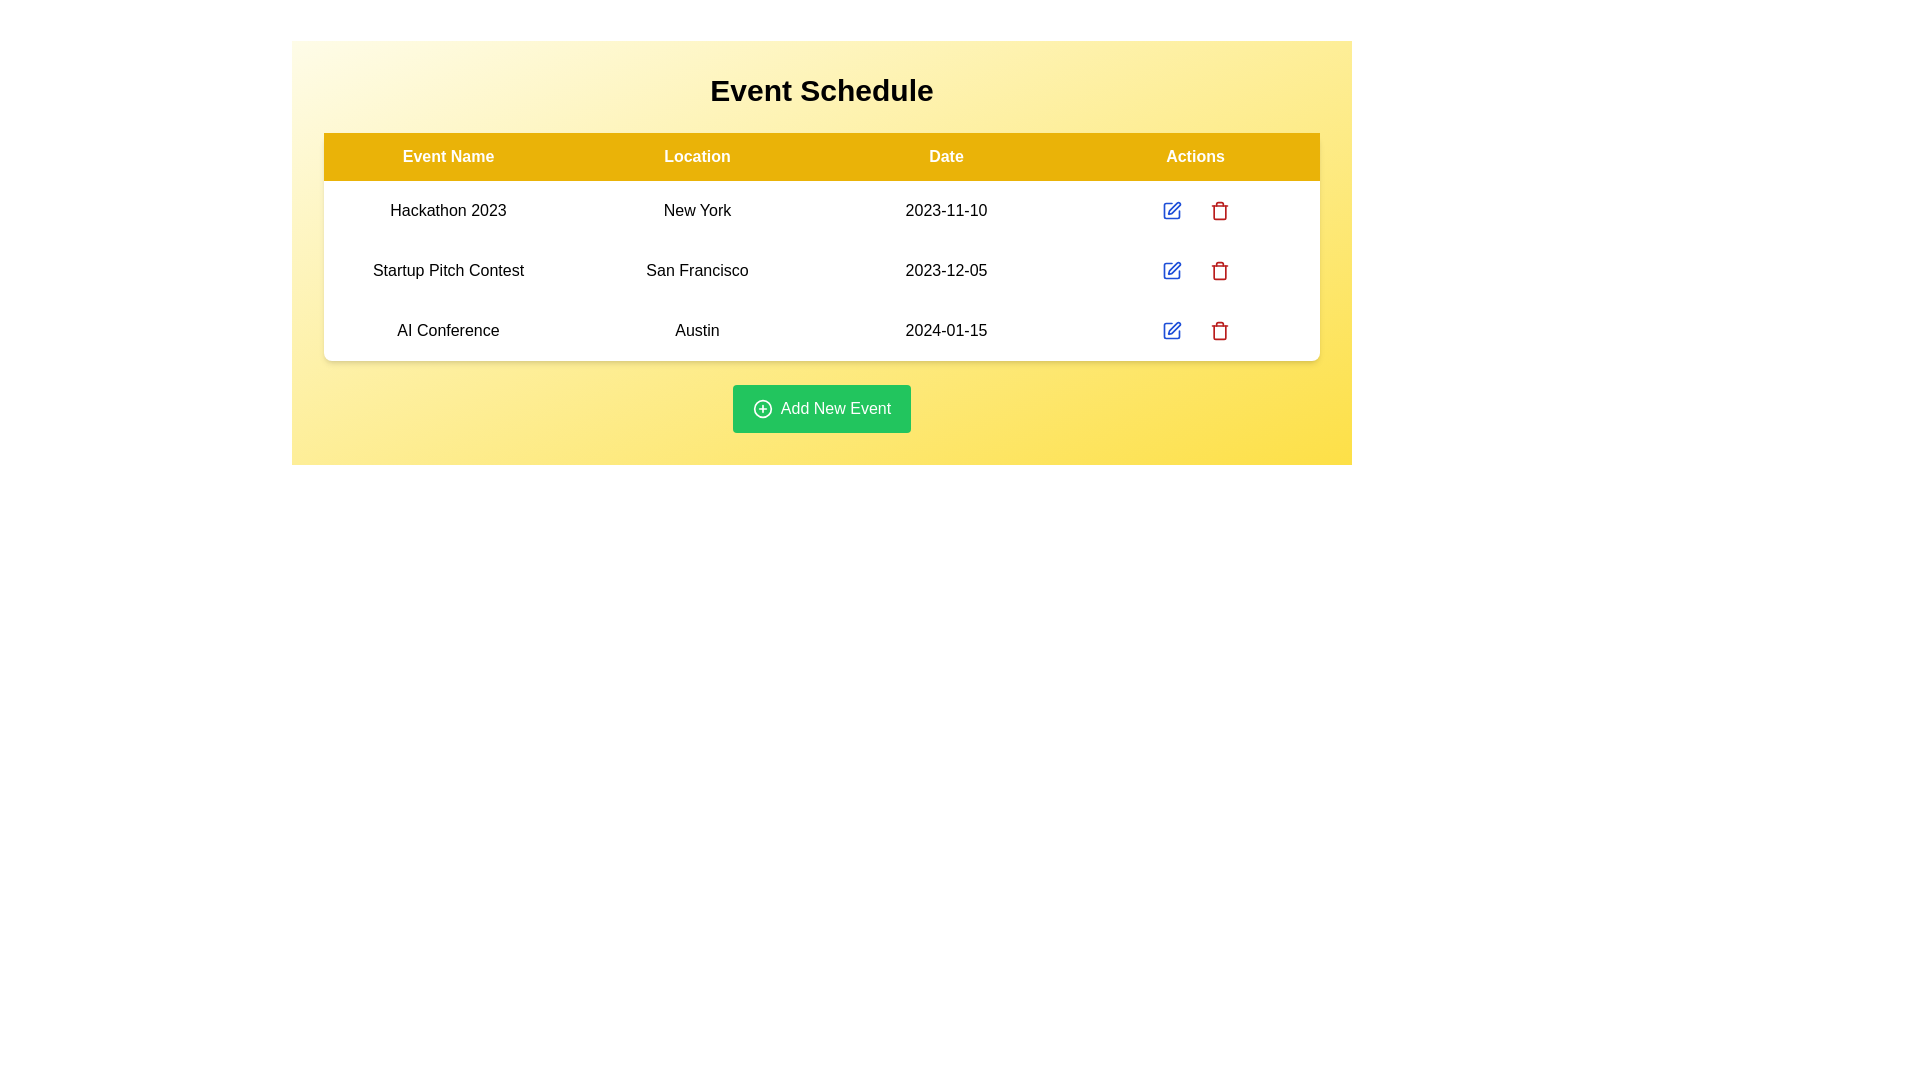  I want to click on the table header Date, so click(945, 156).